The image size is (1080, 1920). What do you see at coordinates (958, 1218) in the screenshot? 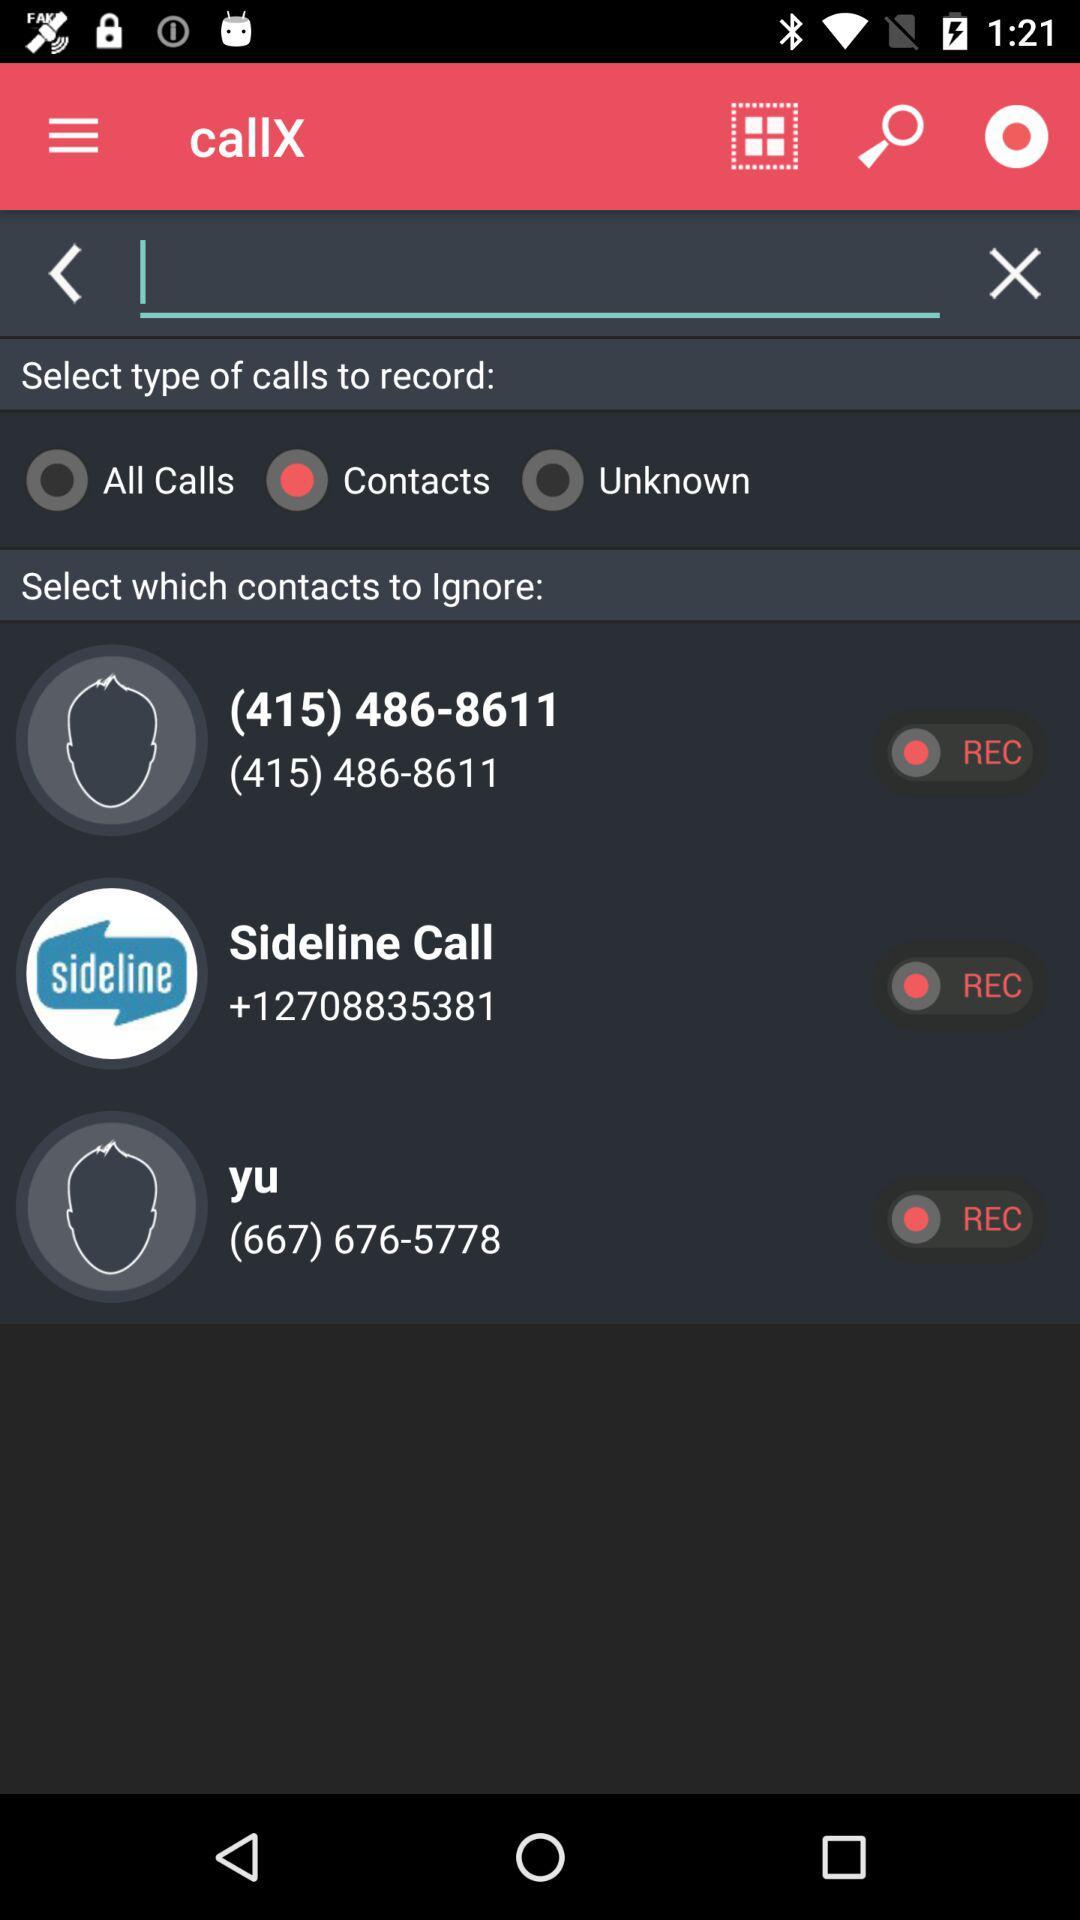
I see `record contact` at bounding box center [958, 1218].